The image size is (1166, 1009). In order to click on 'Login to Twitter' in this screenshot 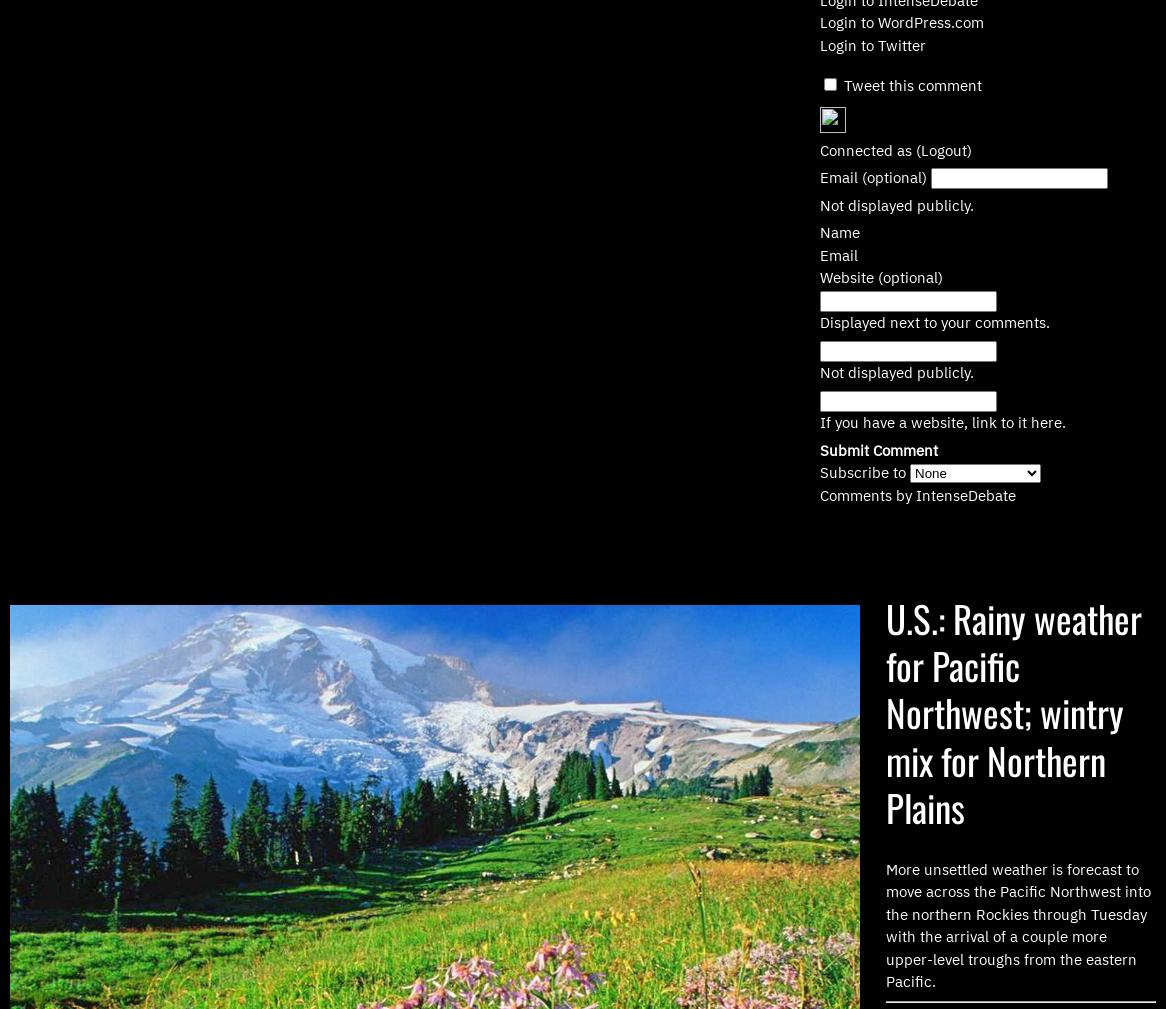, I will do `click(872, 43)`.